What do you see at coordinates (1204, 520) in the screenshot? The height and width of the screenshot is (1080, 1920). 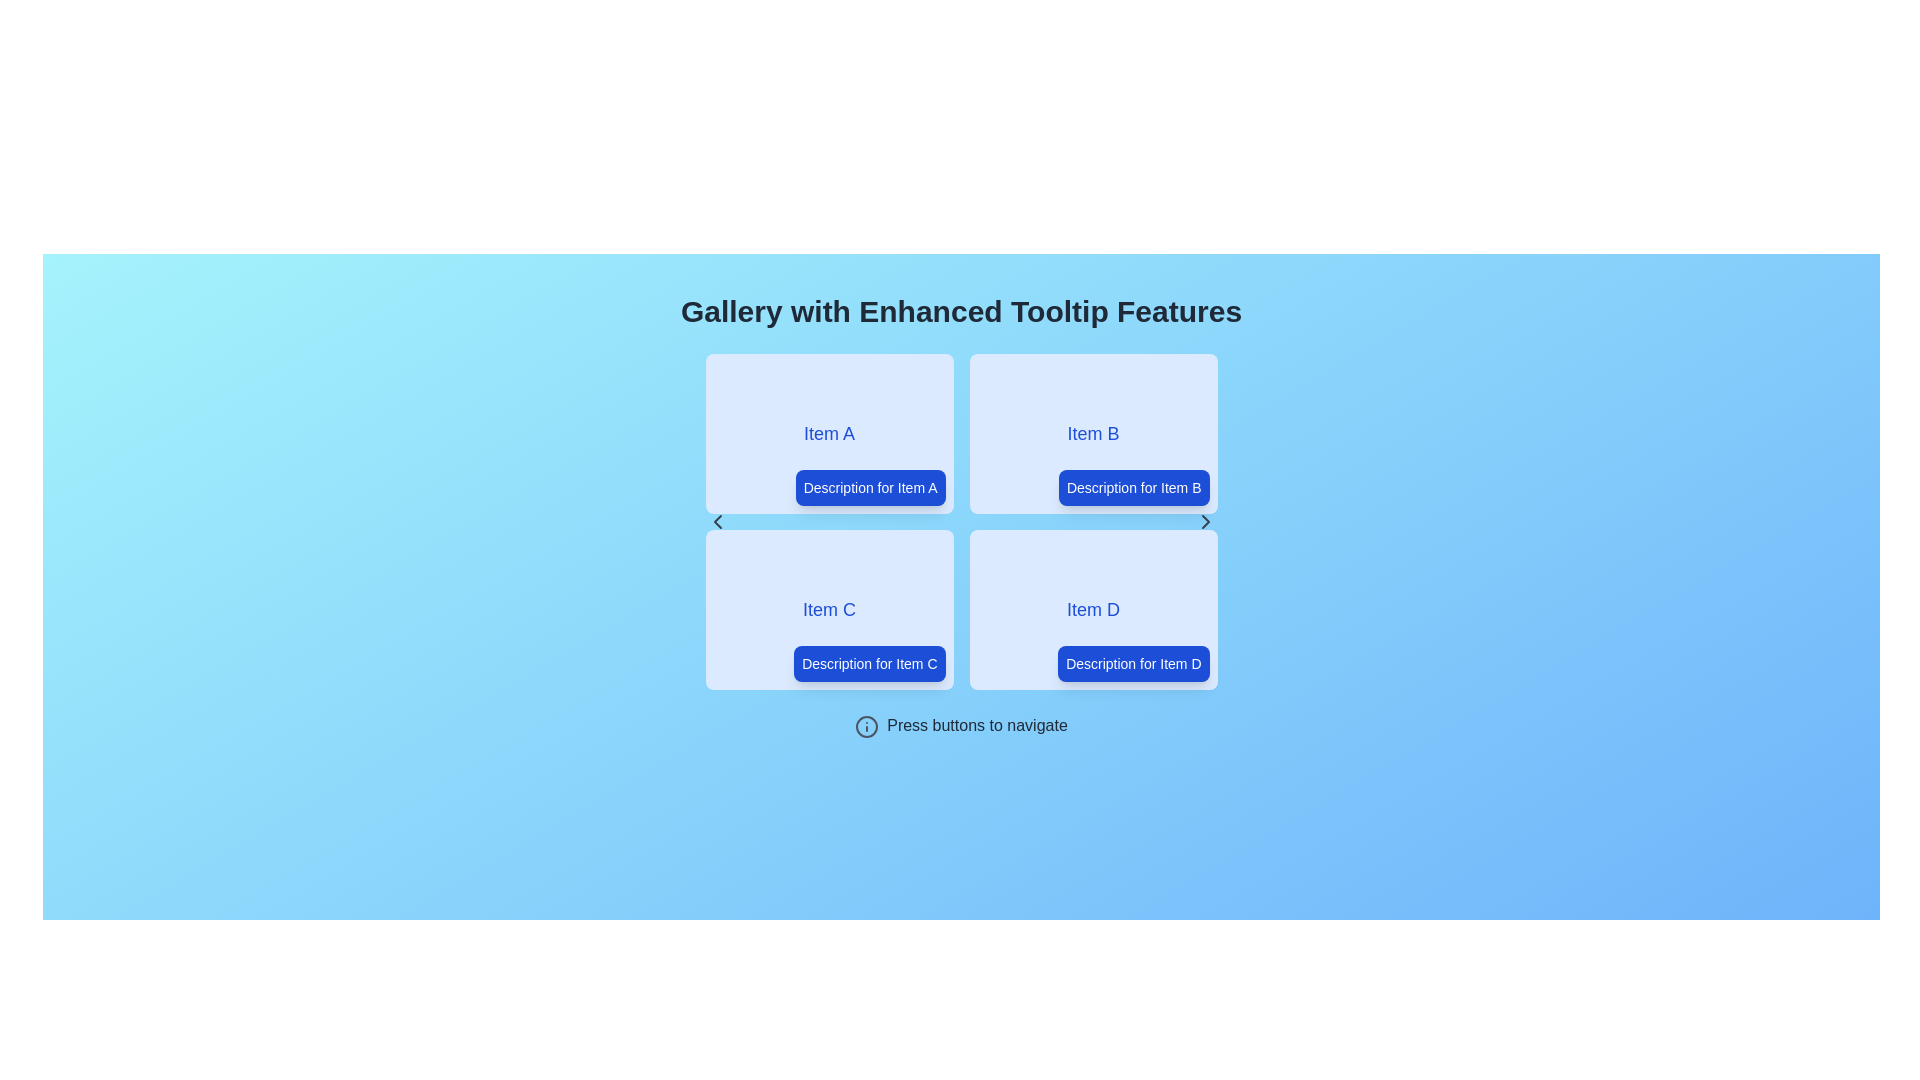 I see `the arrow-shaped icon pointing to the right, which is centrally positioned within the right margin of the 'Item D' panel to trigger visual feedback` at bounding box center [1204, 520].